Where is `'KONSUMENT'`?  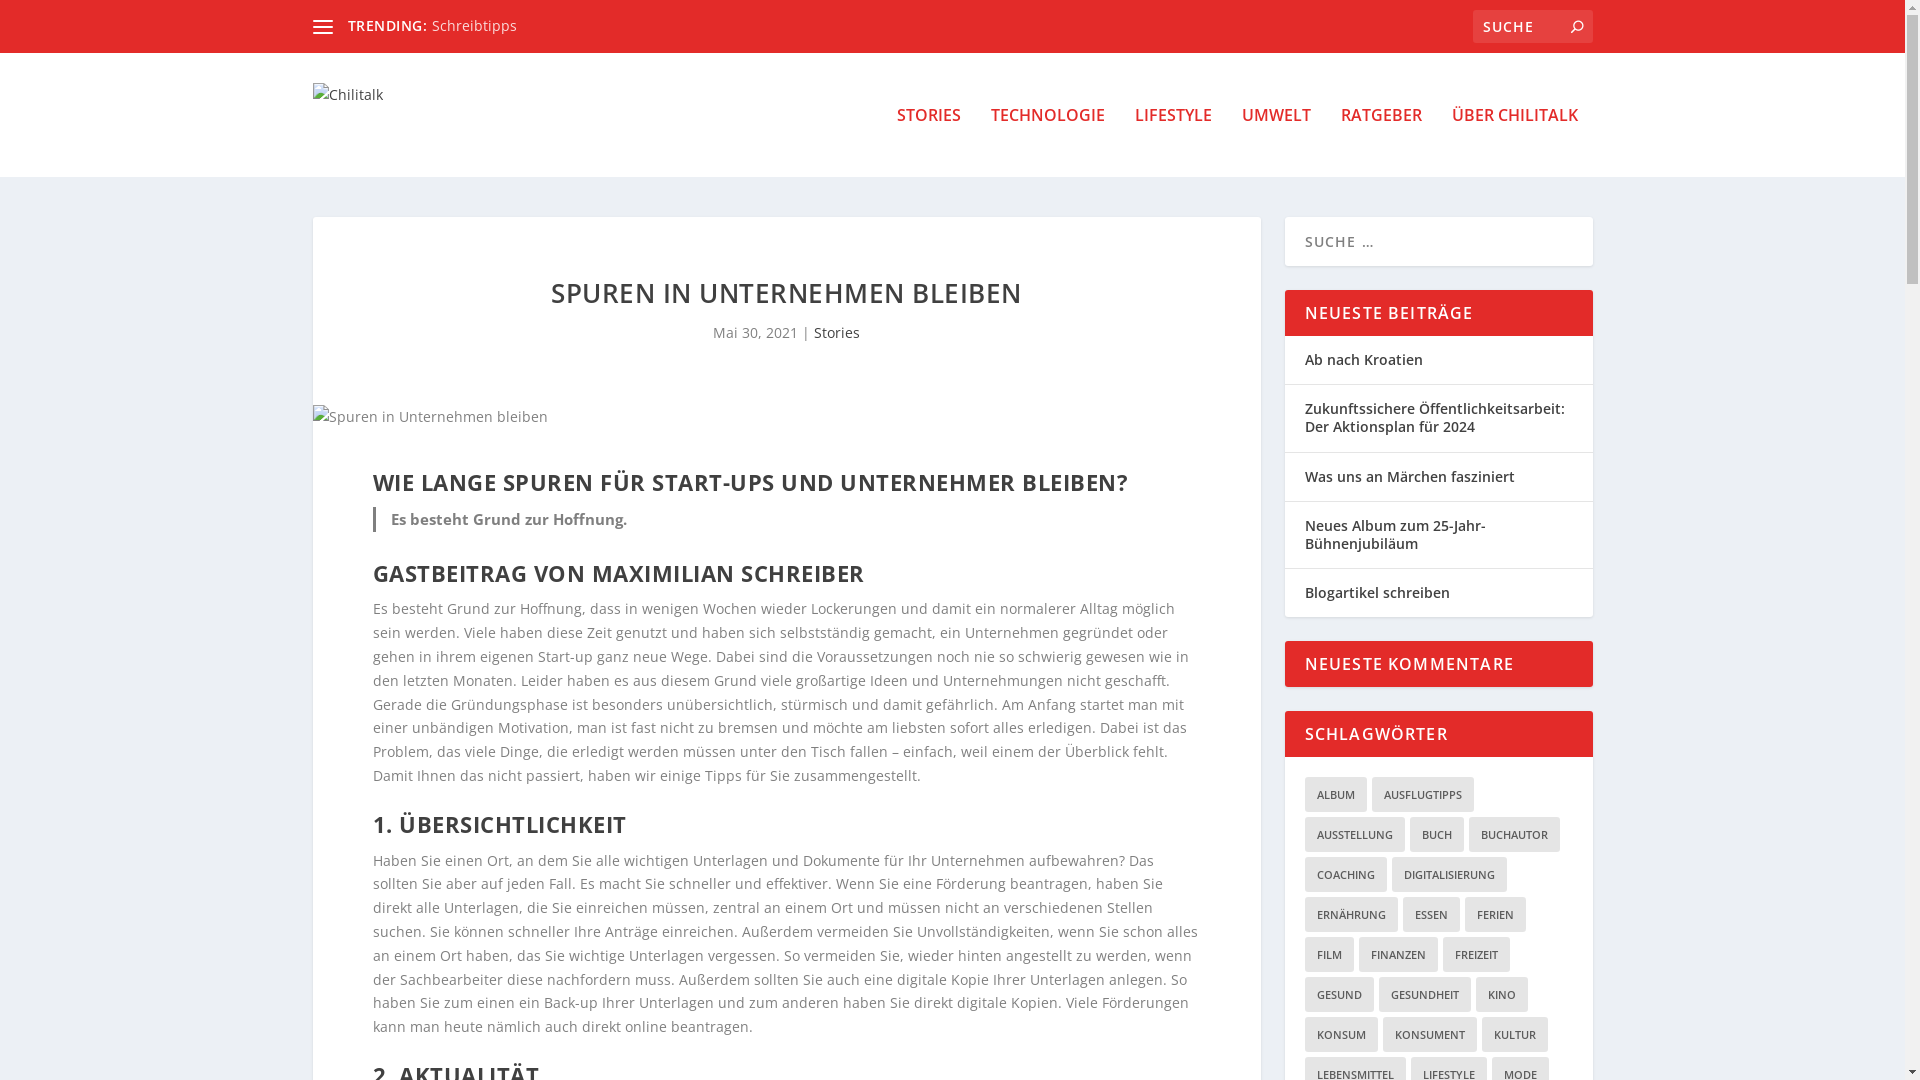
'KONSUMENT' is located at coordinates (1428, 1034).